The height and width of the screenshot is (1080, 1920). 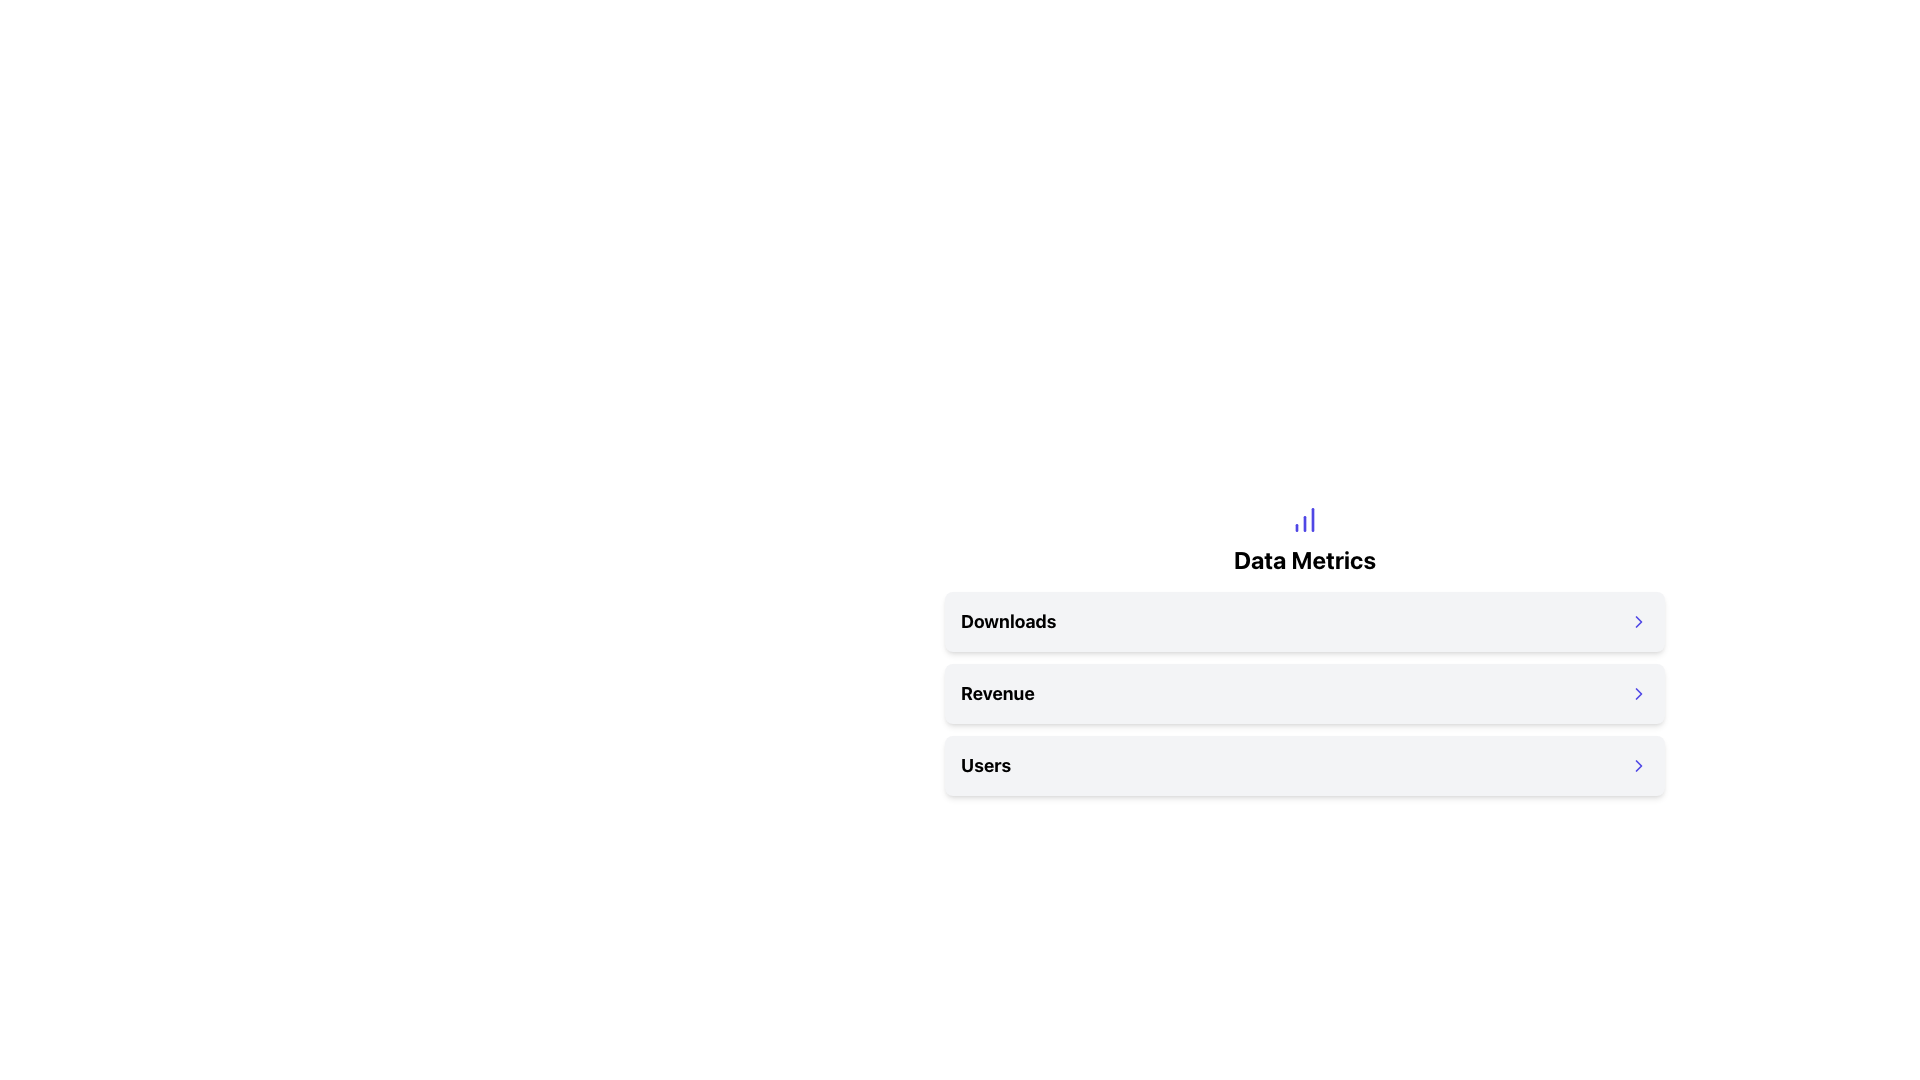 What do you see at coordinates (1638, 693) in the screenshot?
I see `the interactive icon button located to the far right of the 'Revenue' row` at bounding box center [1638, 693].